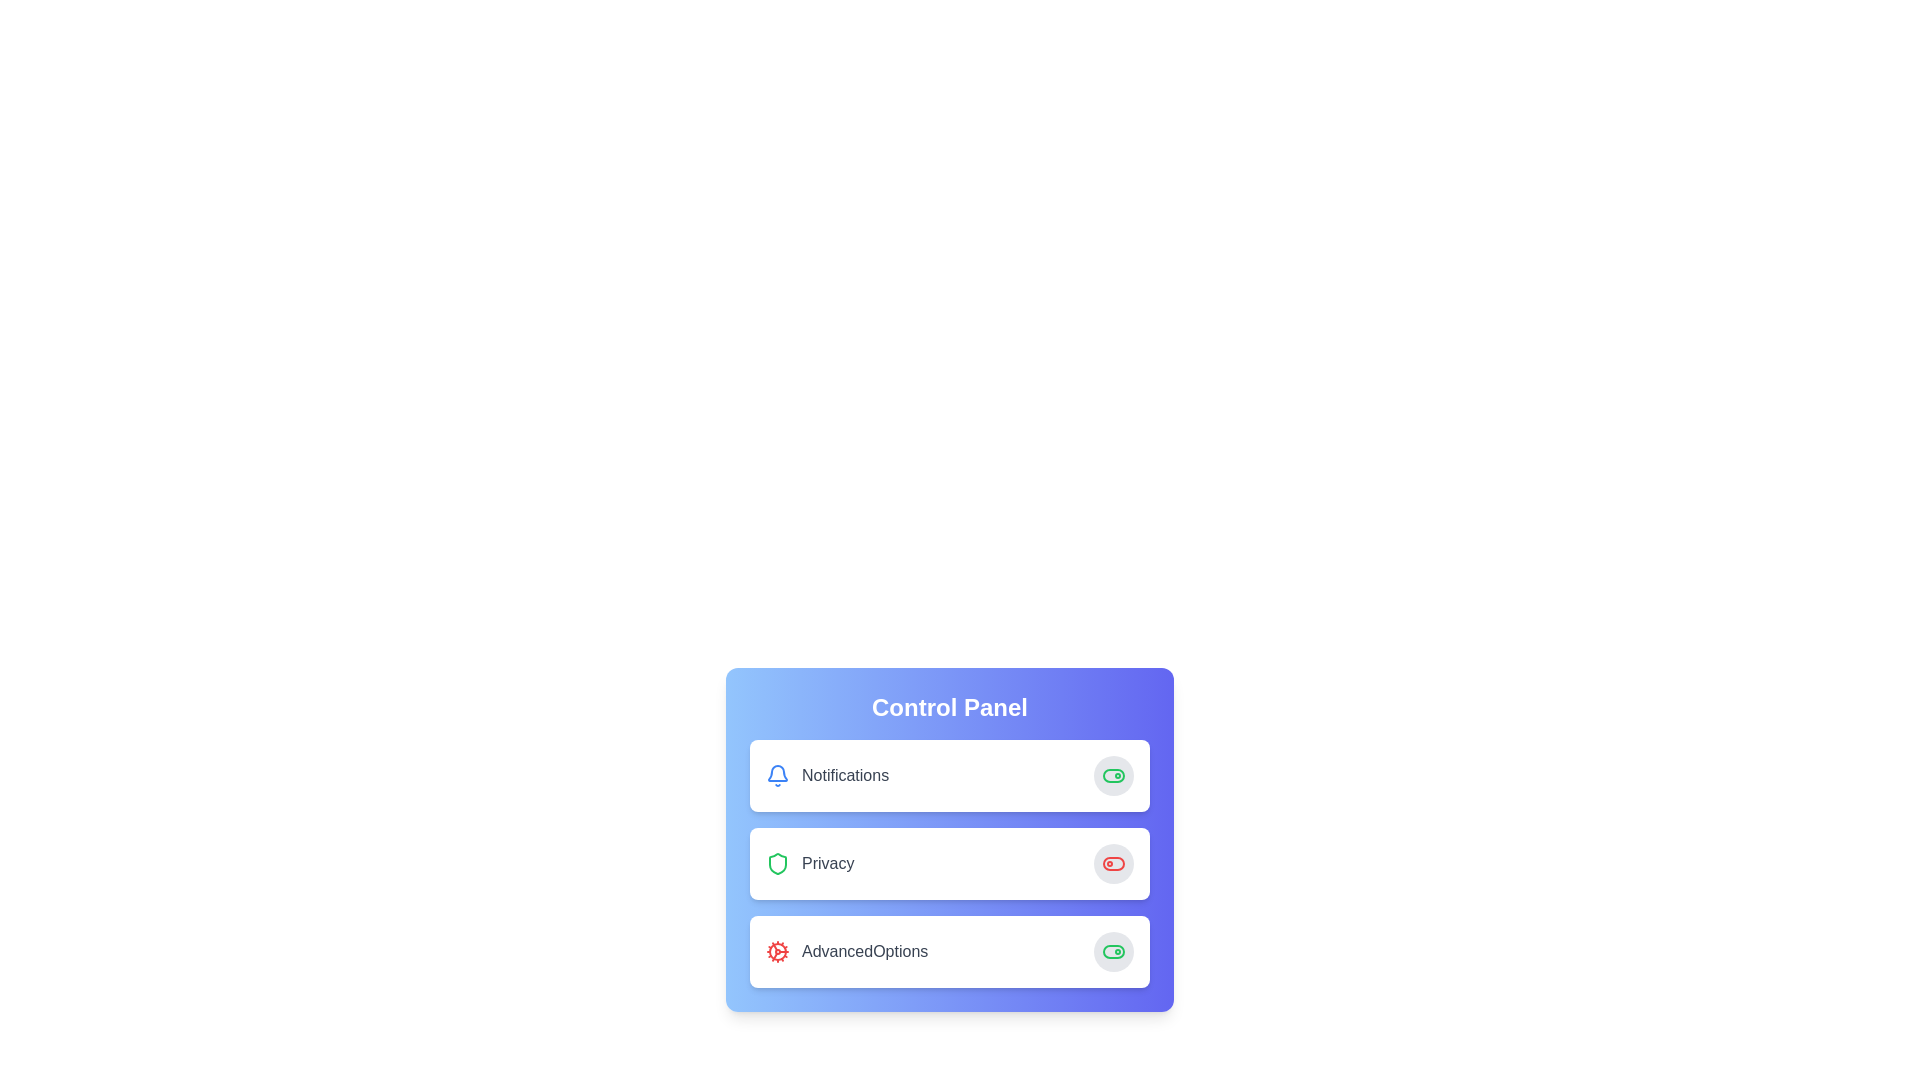  What do you see at coordinates (827, 774) in the screenshot?
I see `the 'Notifications' text with the blue bell icon at the top of the vertical list in the 'Control Panel'` at bounding box center [827, 774].